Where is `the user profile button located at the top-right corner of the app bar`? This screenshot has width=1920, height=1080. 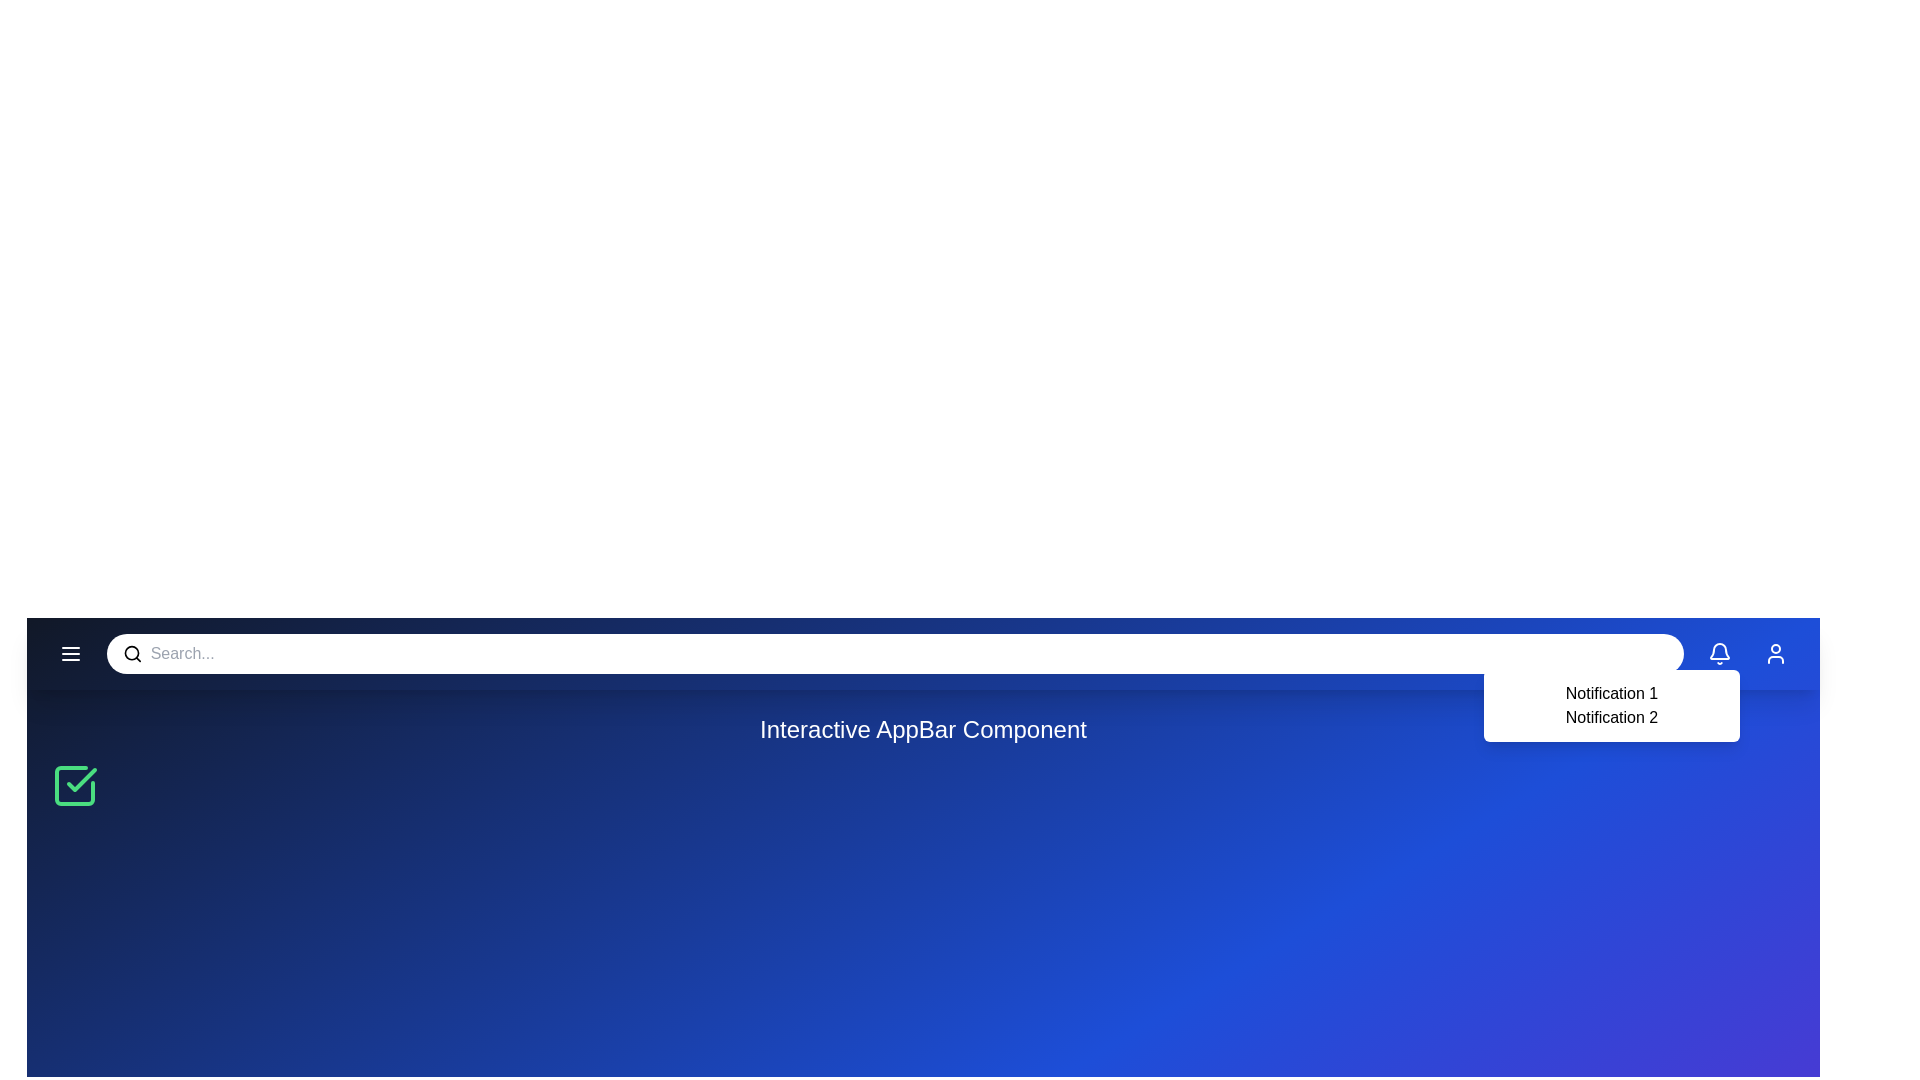 the user profile button located at the top-right corner of the app bar is located at coordinates (1776, 654).